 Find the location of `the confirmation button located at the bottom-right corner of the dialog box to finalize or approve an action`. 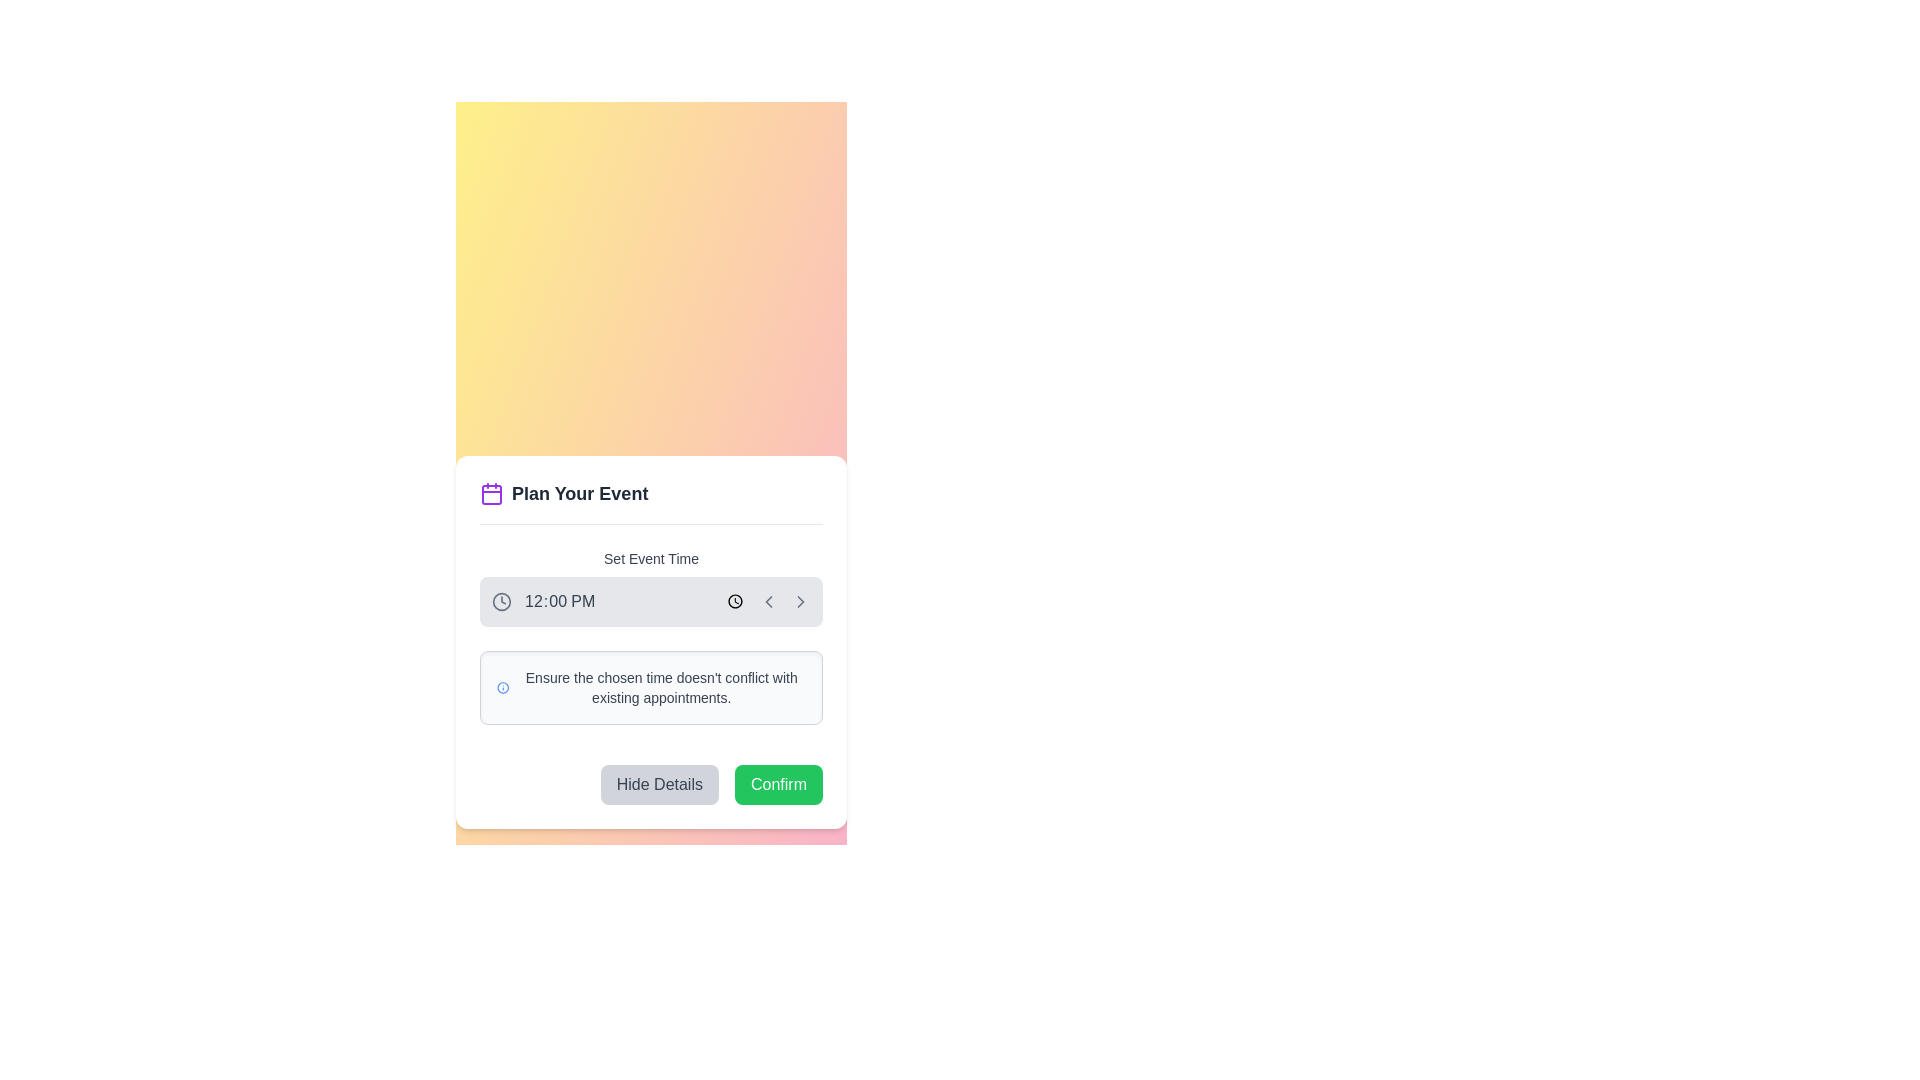

the confirmation button located at the bottom-right corner of the dialog box to finalize or approve an action is located at coordinates (777, 783).